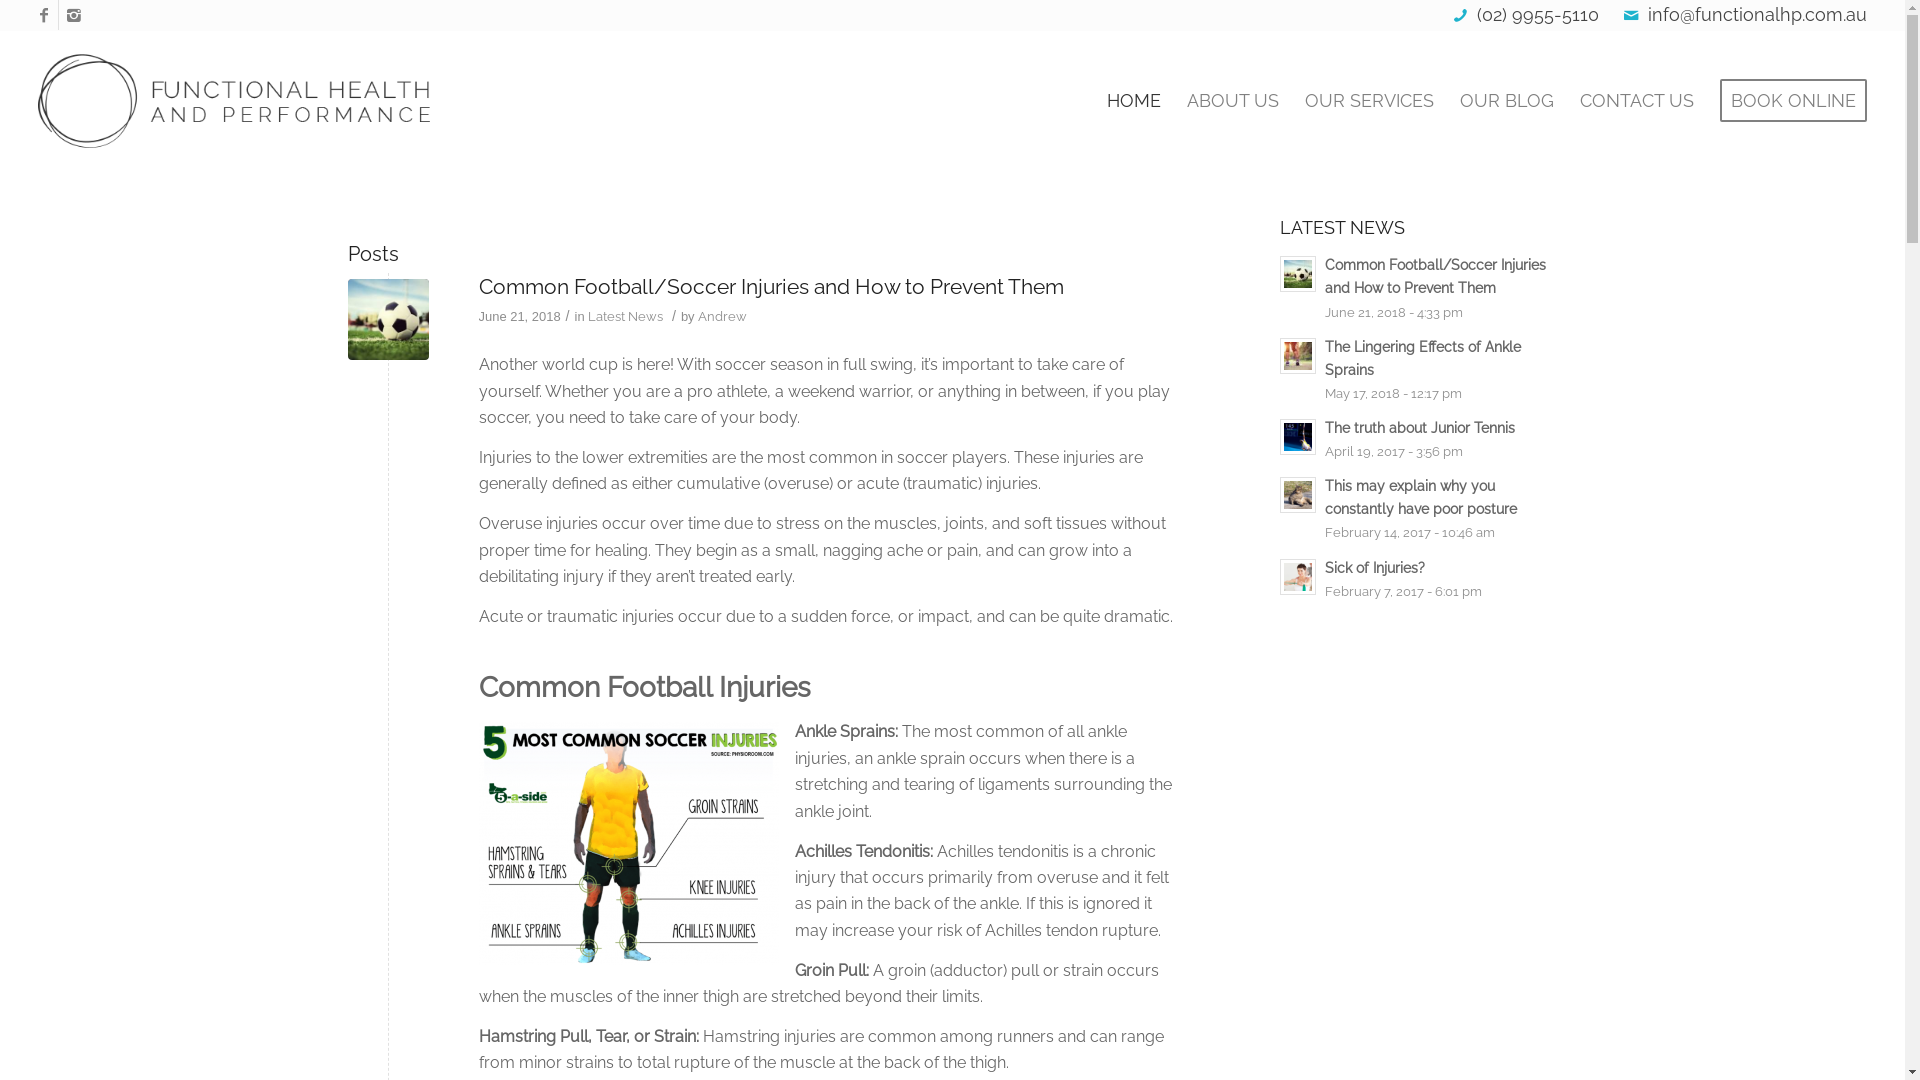 This screenshot has height=1080, width=1920. What do you see at coordinates (43, 15) in the screenshot?
I see `'Facebook'` at bounding box center [43, 15].